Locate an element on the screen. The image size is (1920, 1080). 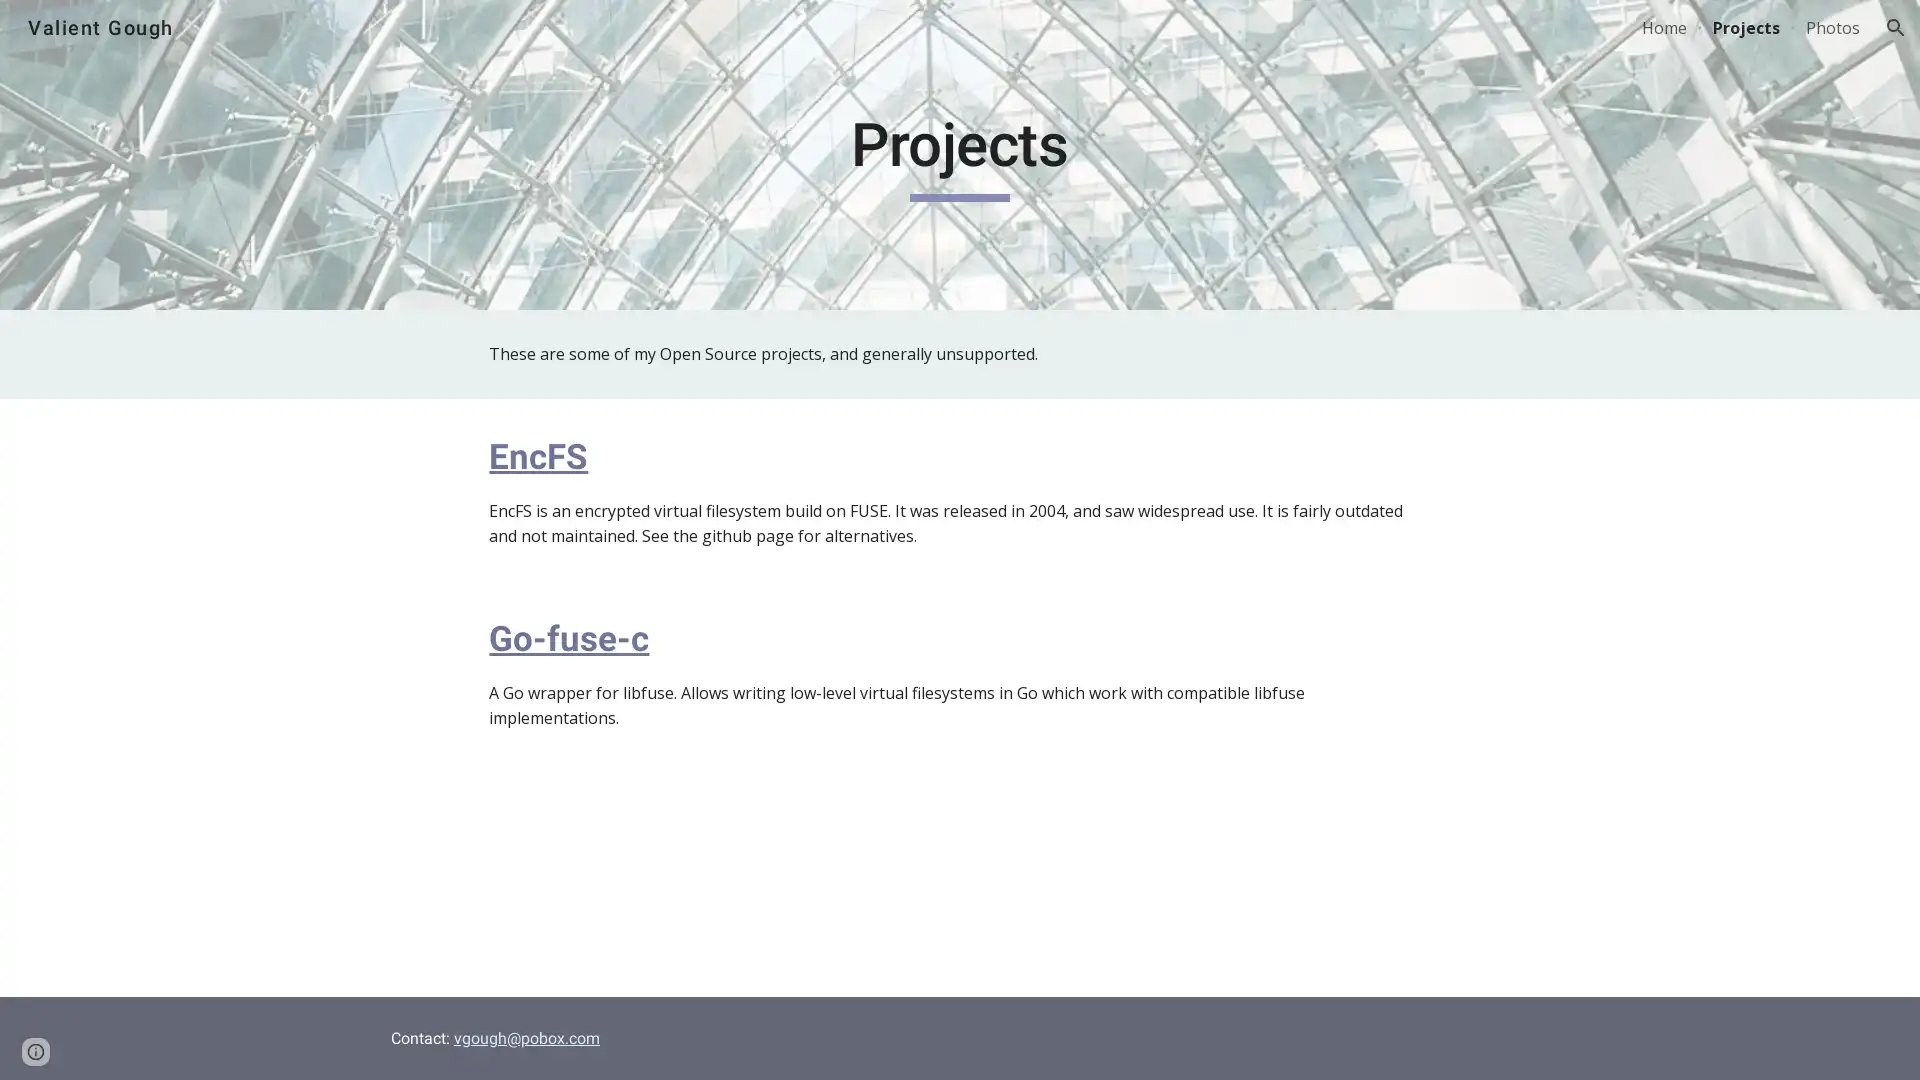
Report abuse is located at coordinates (240, 1044).